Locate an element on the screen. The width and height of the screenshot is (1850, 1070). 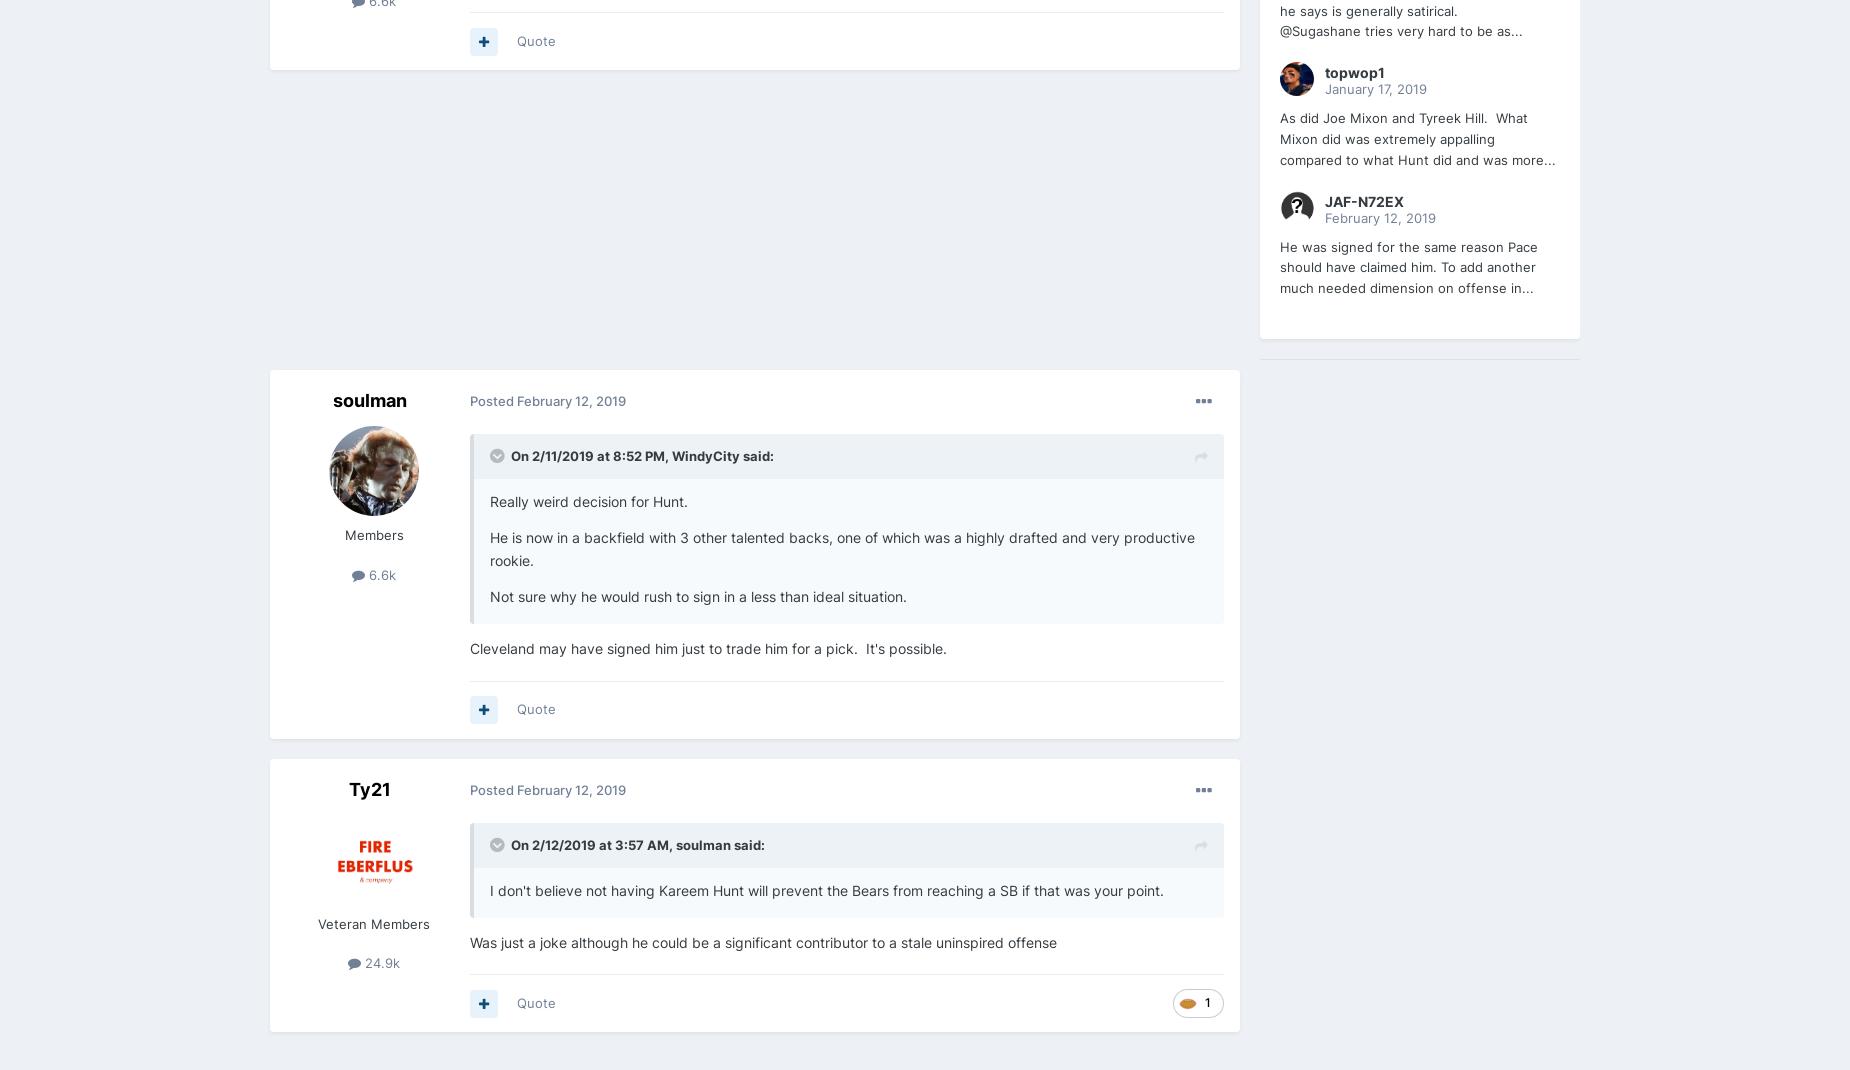
'Members' is located at coordinates (372, 535).